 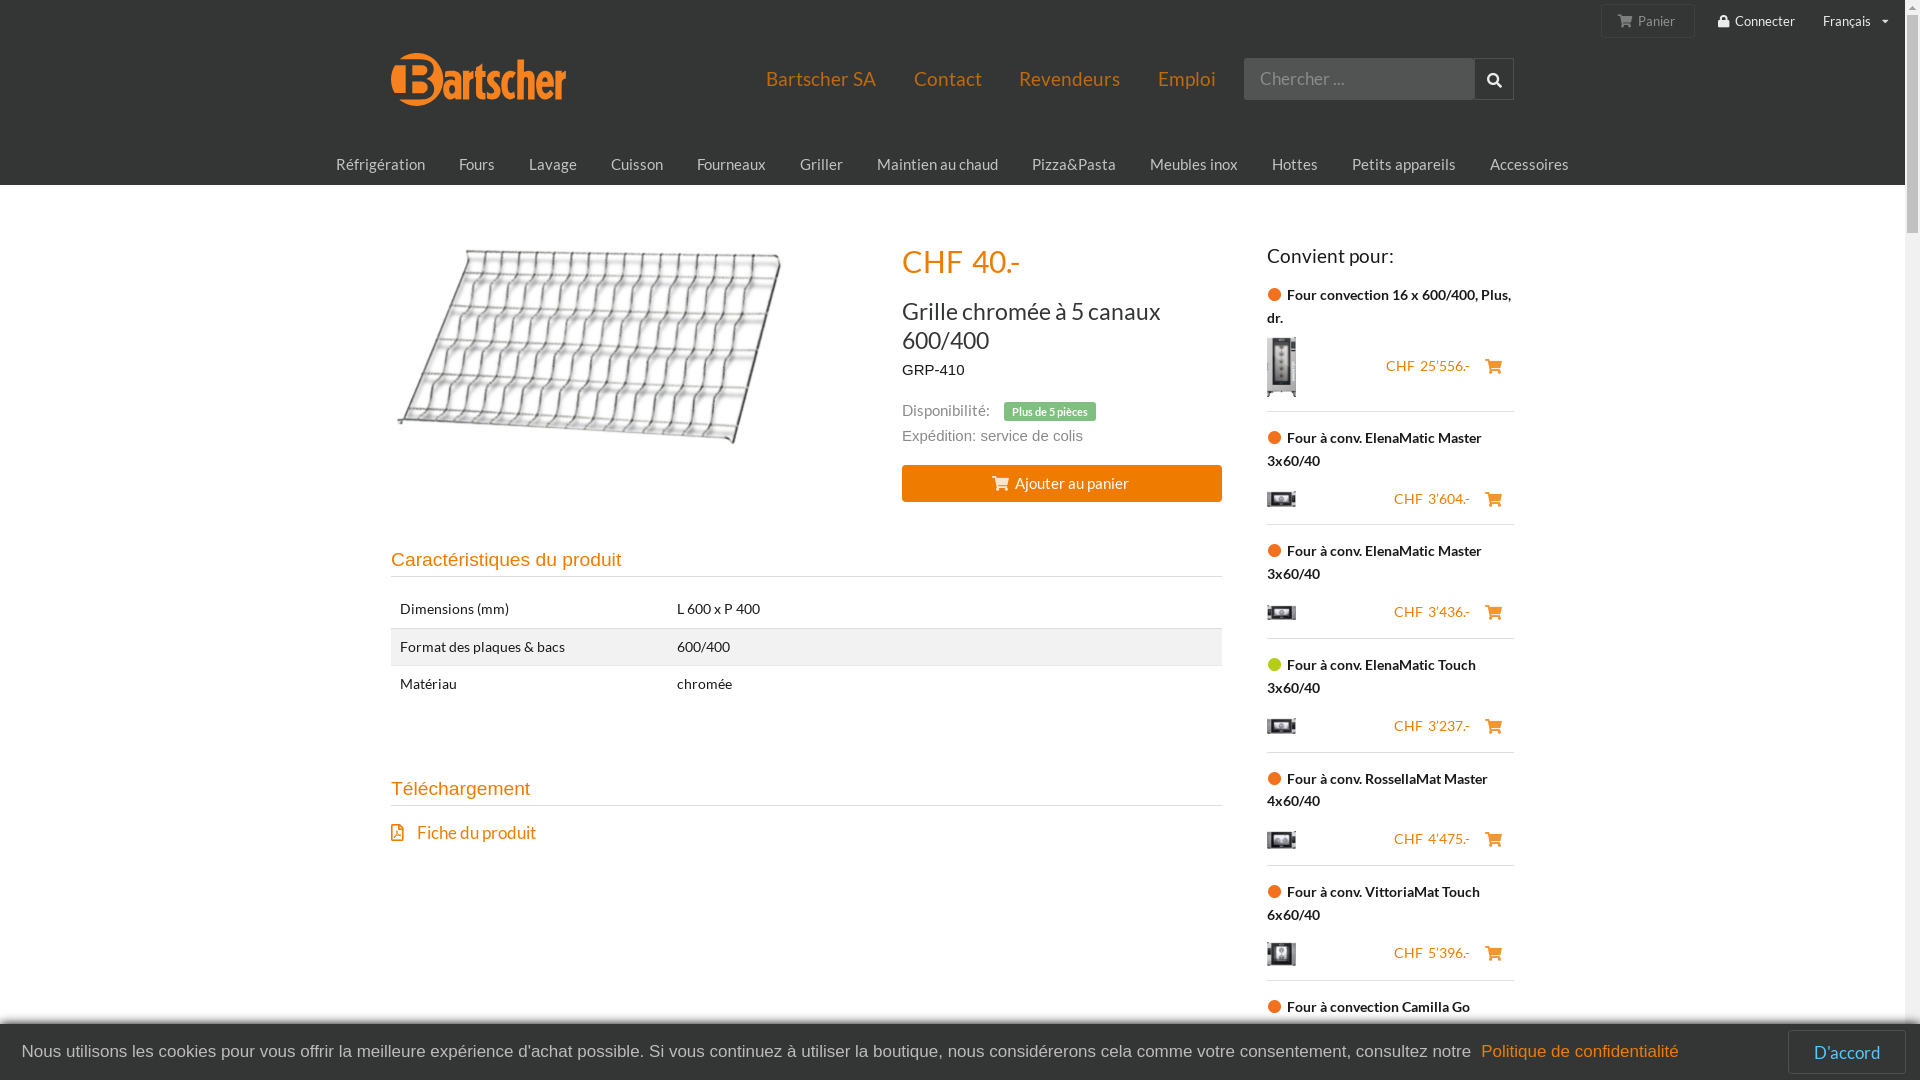 I want to click on 'Bartscher SA', so click(x=820, y=77).